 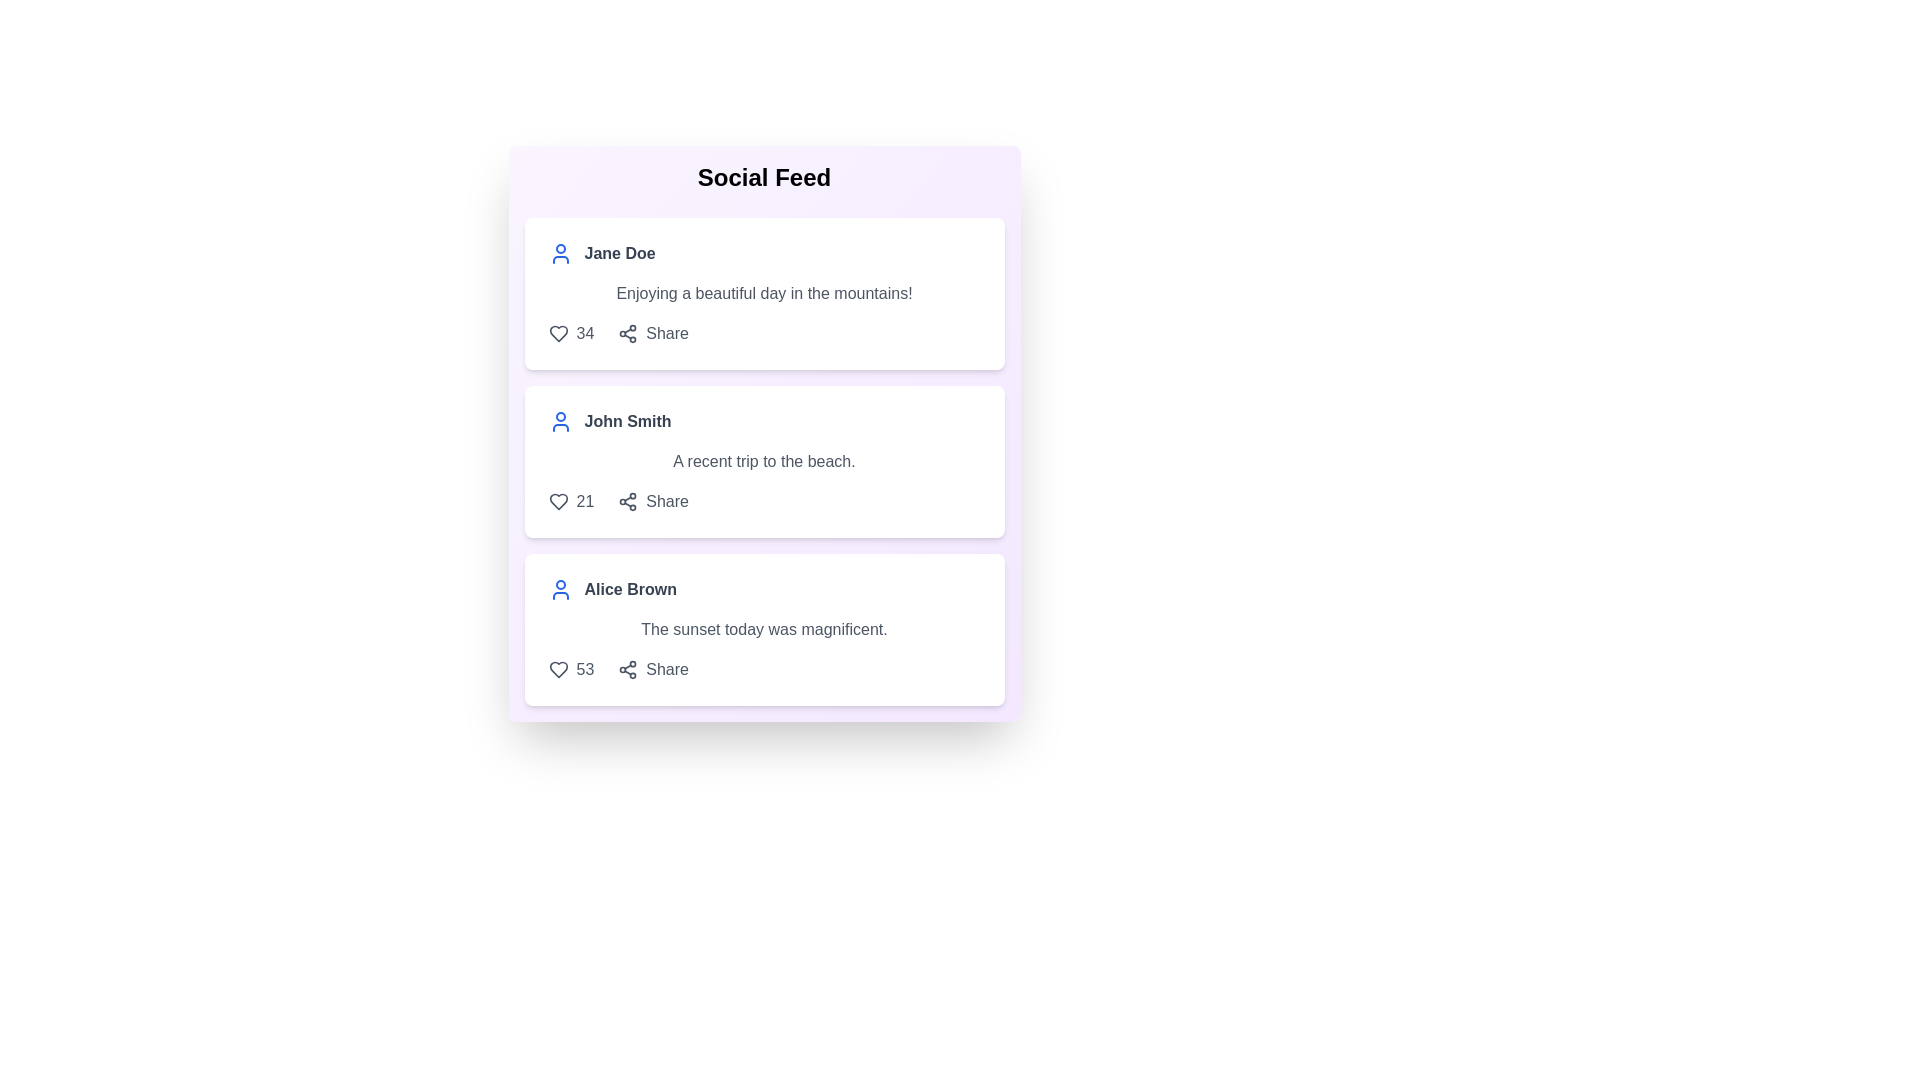 I want to click on 'Like' button for the post by Alice Brown, so click(x=558, y=670).